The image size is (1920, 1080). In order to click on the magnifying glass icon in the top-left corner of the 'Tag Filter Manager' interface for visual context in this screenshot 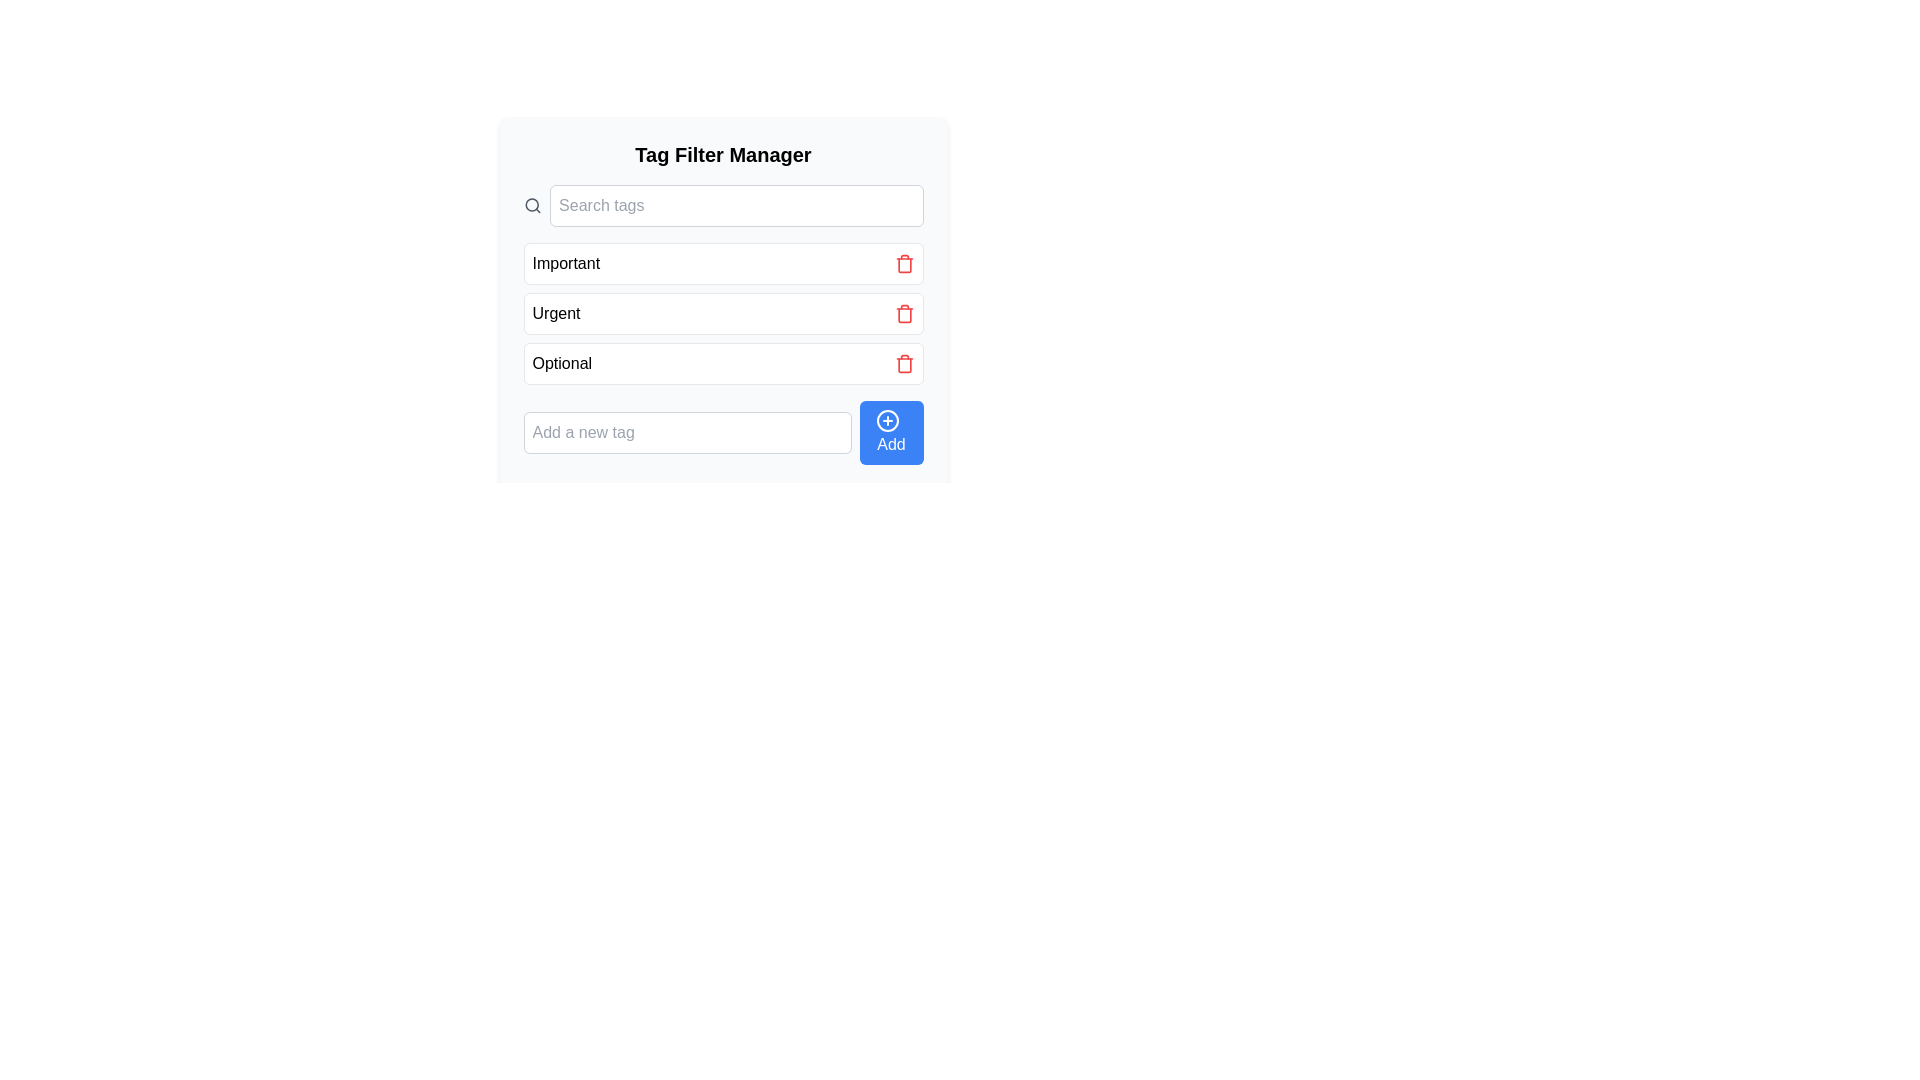, I will do `click(532, 205)`.